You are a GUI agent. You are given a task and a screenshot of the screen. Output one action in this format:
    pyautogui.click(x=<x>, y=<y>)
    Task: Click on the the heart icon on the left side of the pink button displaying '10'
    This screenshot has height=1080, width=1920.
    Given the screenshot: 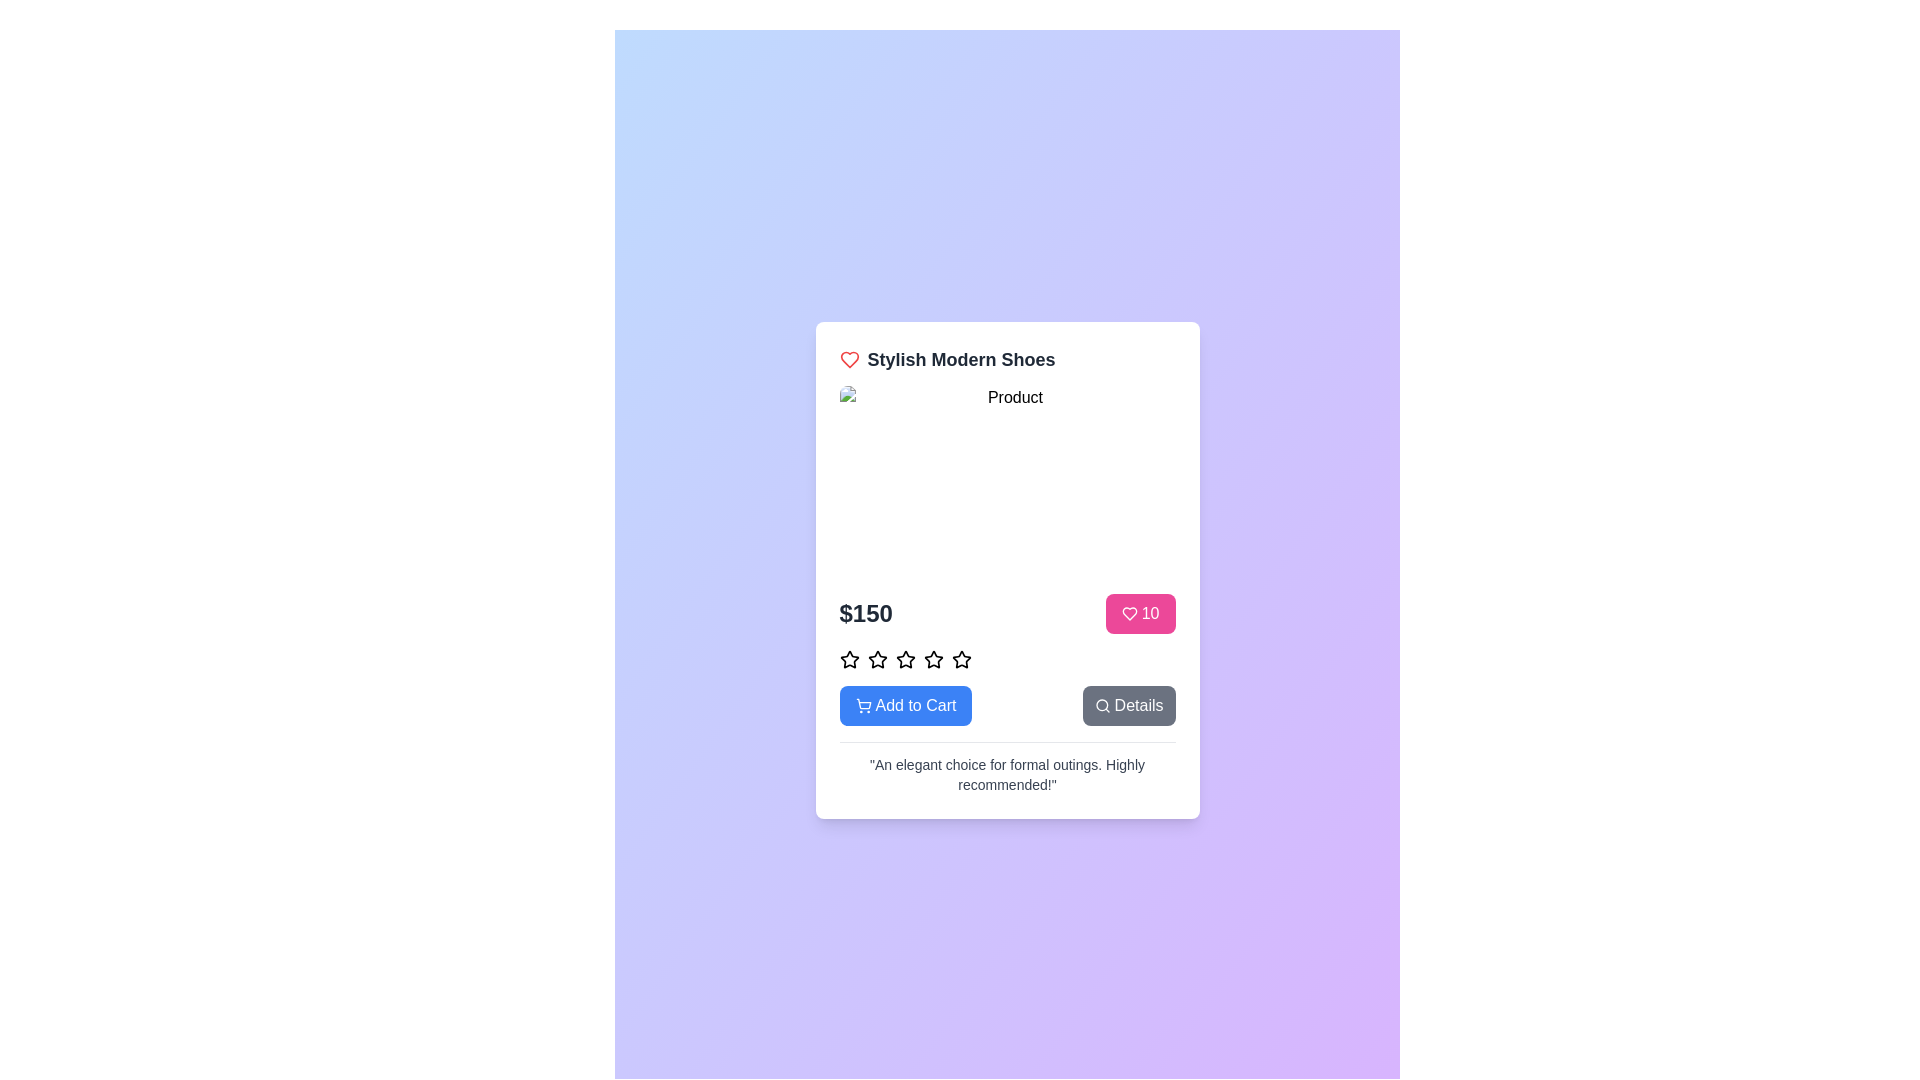 What is the action you would take?
    pyautogui.click(x=1129, y=612)
    